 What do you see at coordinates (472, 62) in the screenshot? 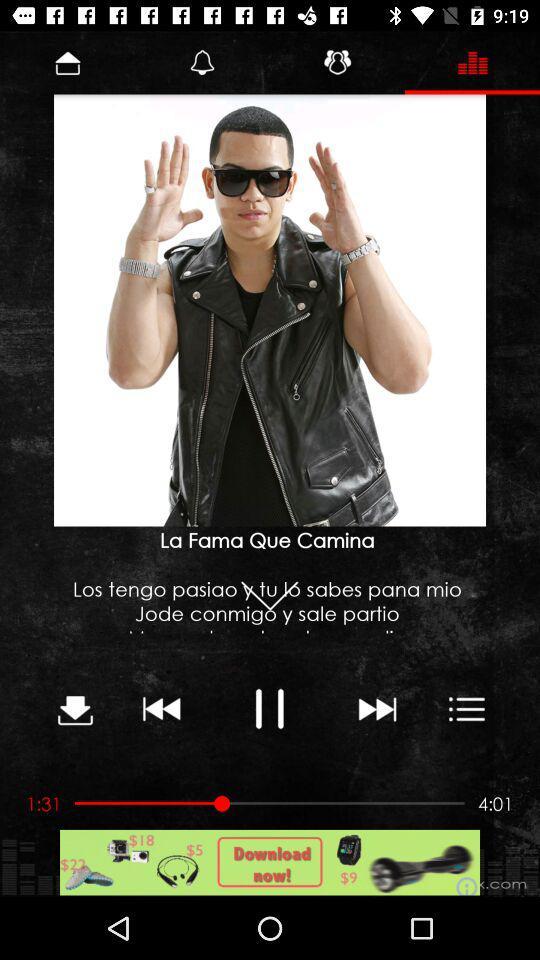
I see `fourth icon at the top from left side` at bounding box center [472, 62].